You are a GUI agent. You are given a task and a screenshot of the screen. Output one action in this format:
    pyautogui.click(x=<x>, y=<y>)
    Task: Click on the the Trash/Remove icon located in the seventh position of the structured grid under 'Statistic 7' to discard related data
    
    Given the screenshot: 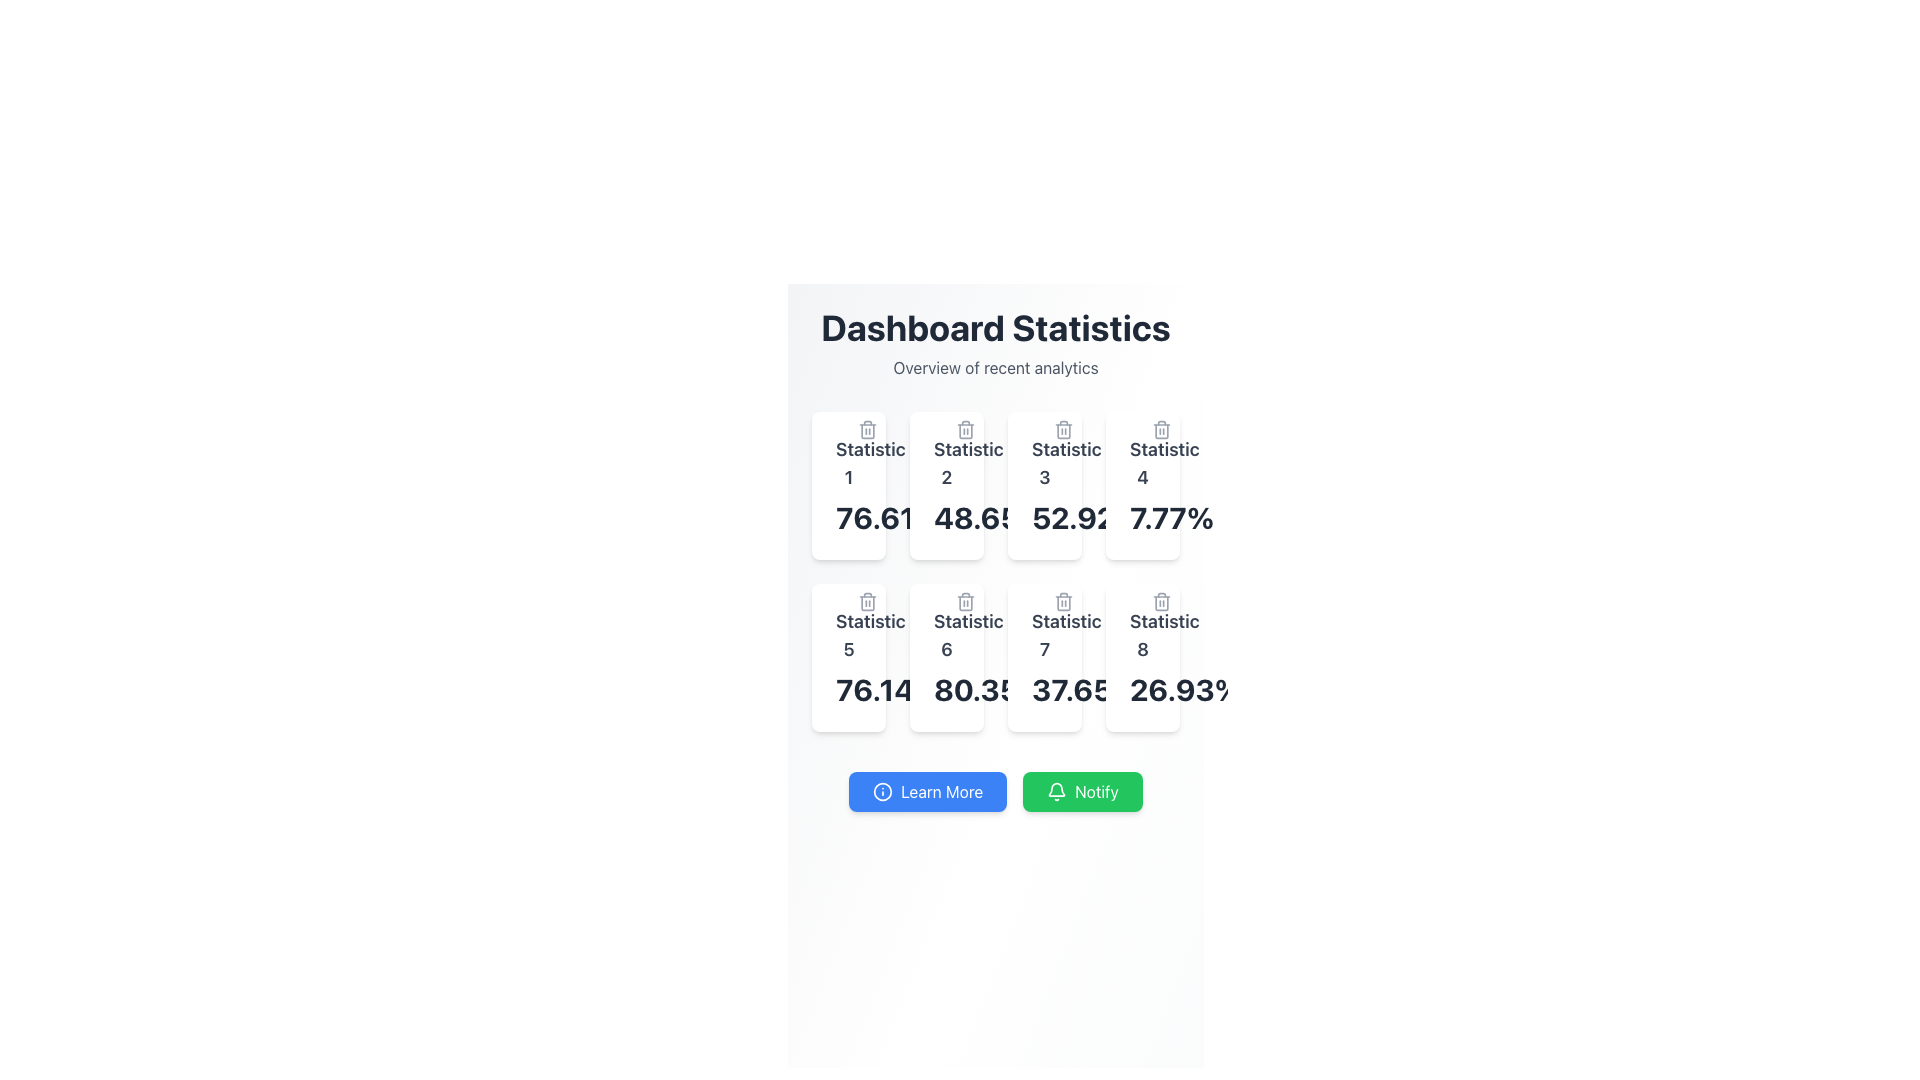 What is the action you would take?
    pyautogui.click(x=1063, y=601)
    